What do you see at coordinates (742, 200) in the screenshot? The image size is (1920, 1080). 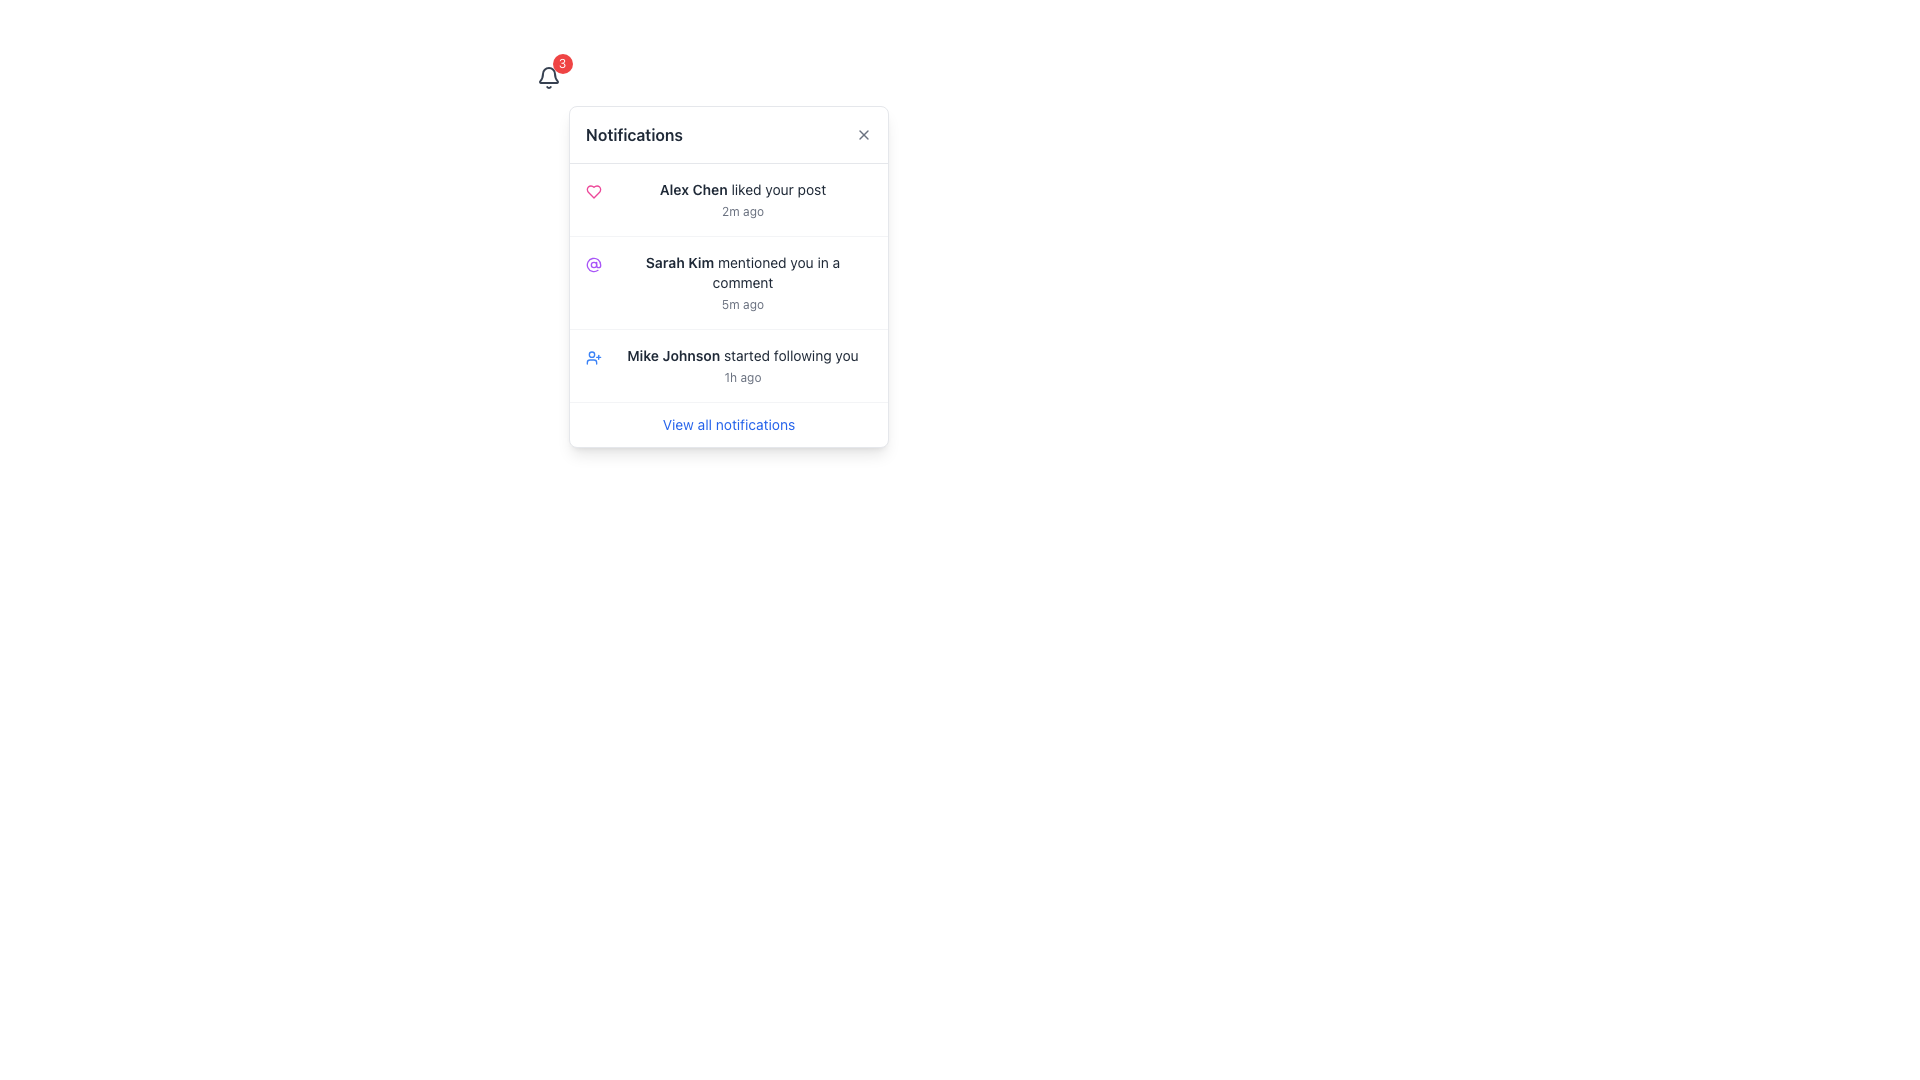 I see `the first notification entry in the dropdown notification panel that indicates Alex Chen liking a post` at bounding box center [742, 200].